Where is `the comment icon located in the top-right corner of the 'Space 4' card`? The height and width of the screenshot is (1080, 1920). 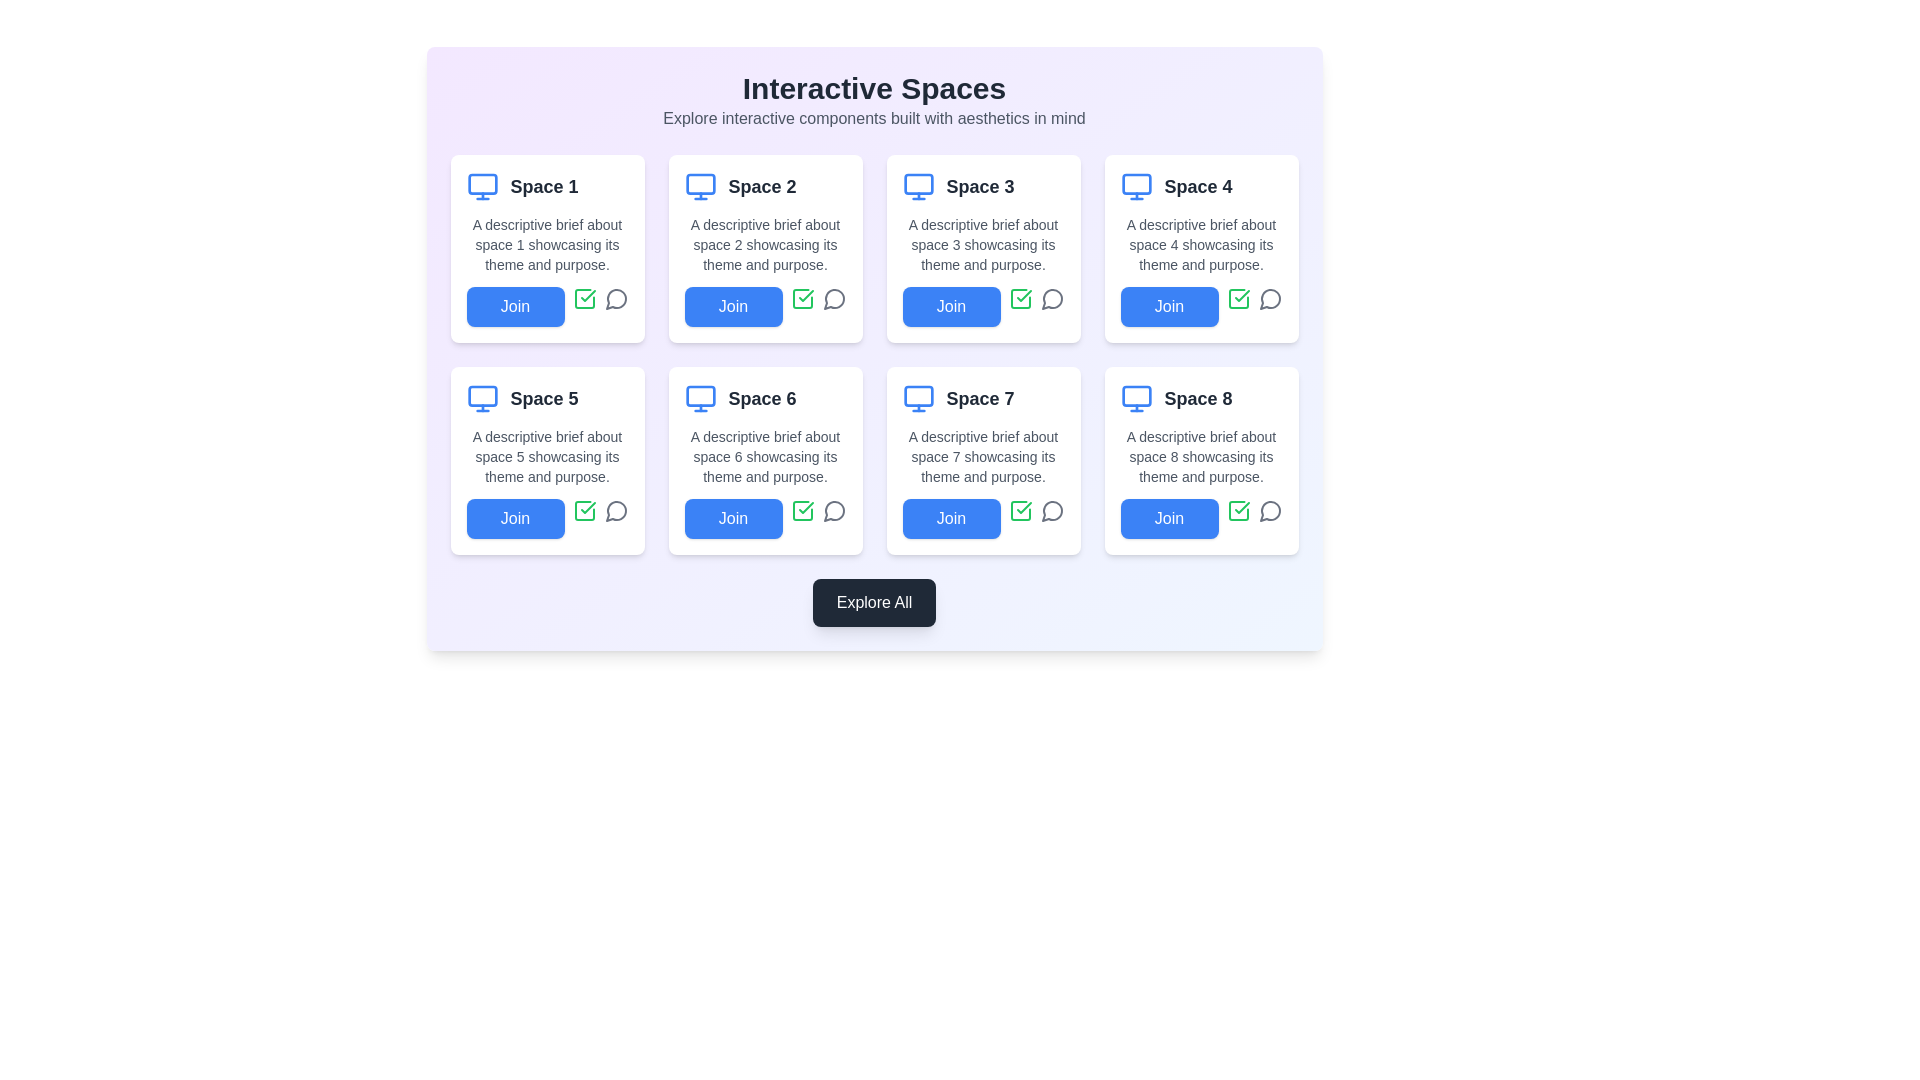
the comment icon located in the top-right corner of the 'Space 4' card is located at coordinates (1269, 299).